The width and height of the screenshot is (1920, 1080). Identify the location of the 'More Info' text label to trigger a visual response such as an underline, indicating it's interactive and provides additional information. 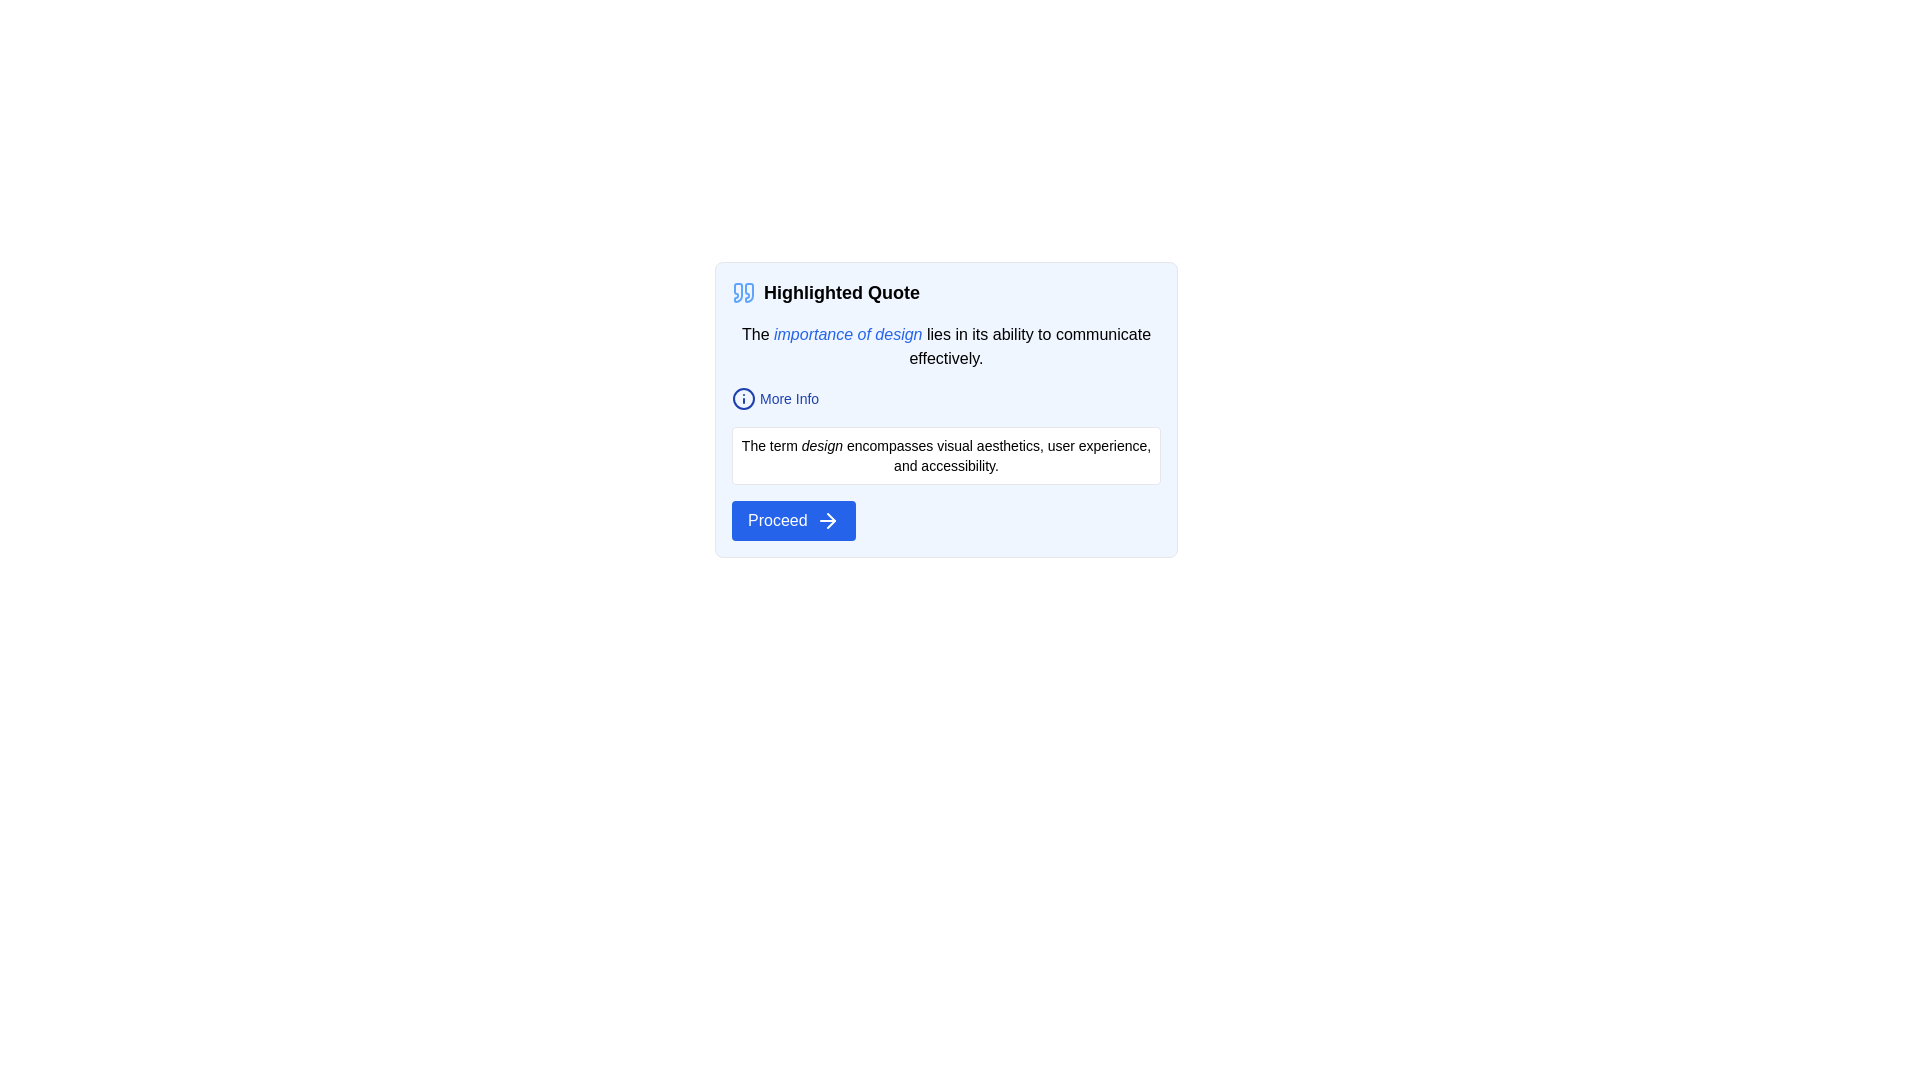
(788, 398).